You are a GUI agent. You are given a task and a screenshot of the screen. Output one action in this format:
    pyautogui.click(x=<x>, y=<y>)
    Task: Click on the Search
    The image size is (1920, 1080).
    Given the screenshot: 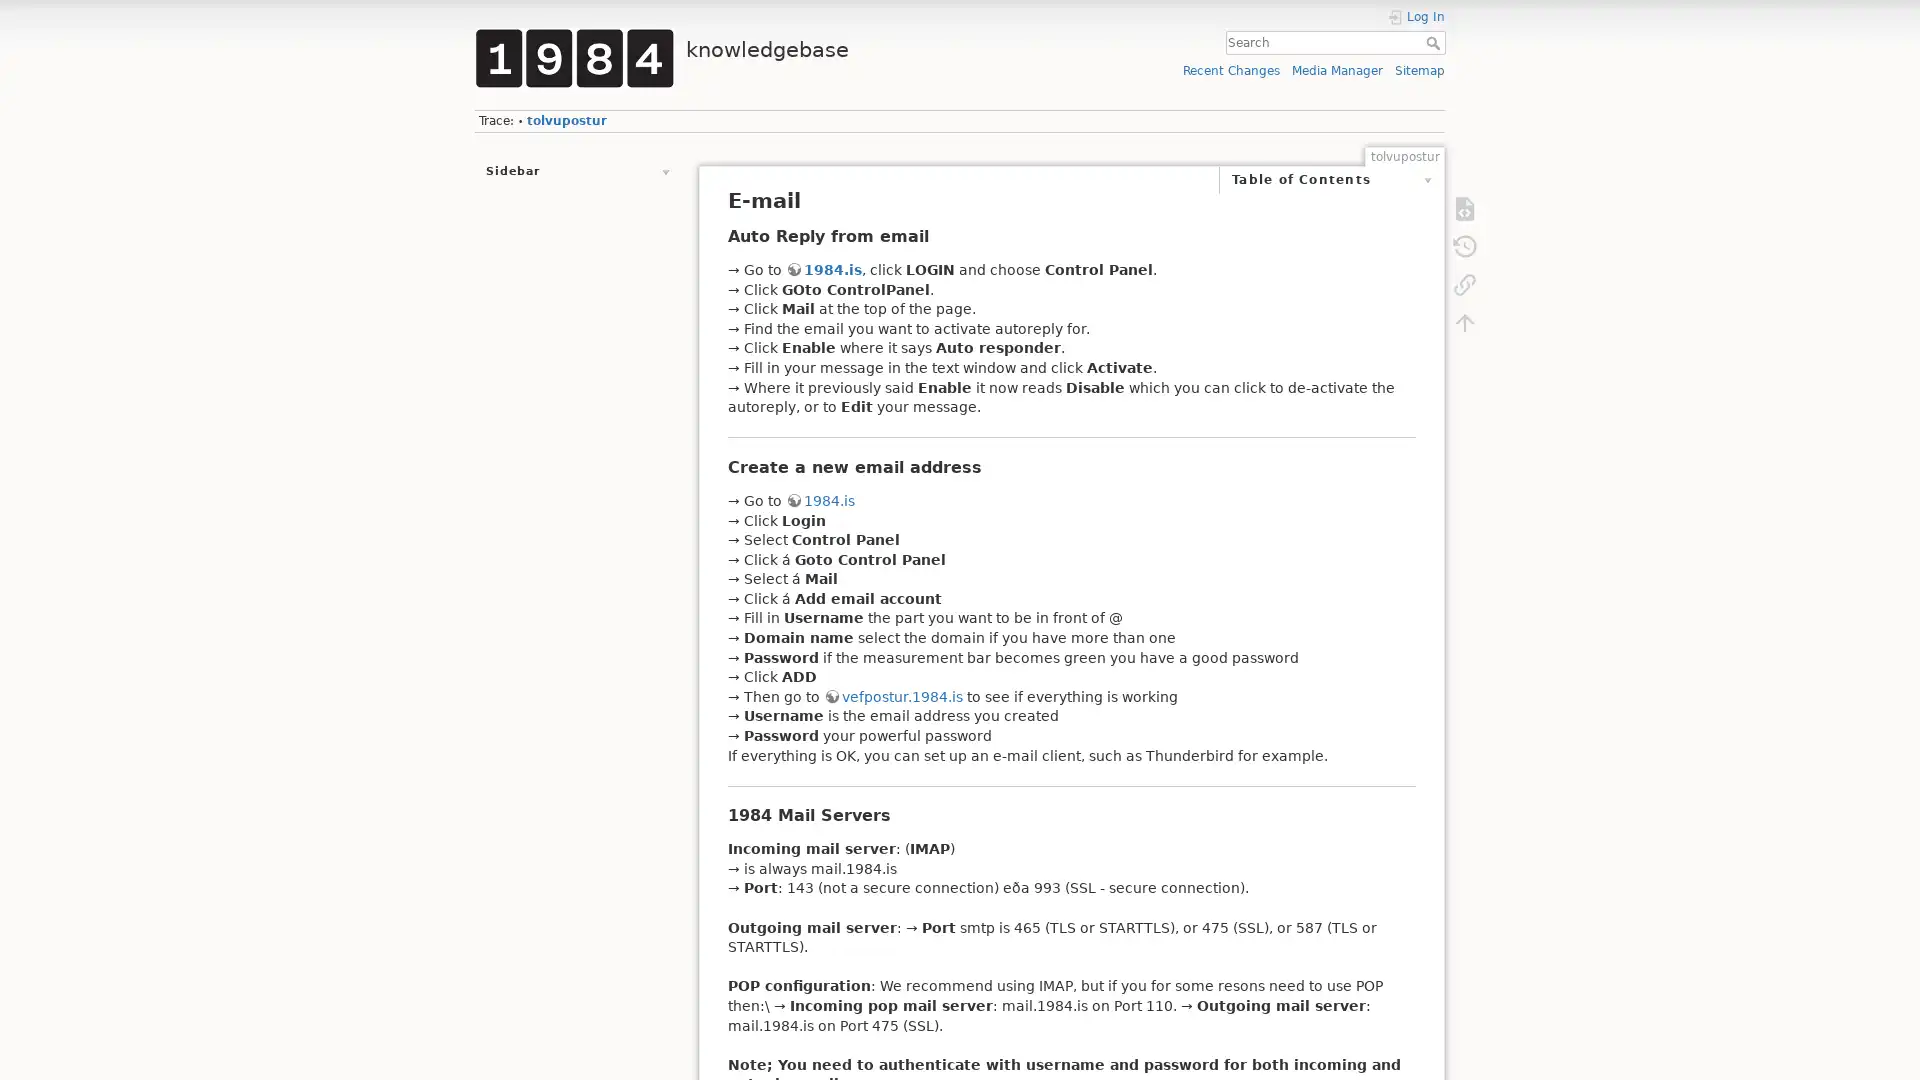 What is the action you would take?
    pyautogui.click(x=1434, y=42)
    